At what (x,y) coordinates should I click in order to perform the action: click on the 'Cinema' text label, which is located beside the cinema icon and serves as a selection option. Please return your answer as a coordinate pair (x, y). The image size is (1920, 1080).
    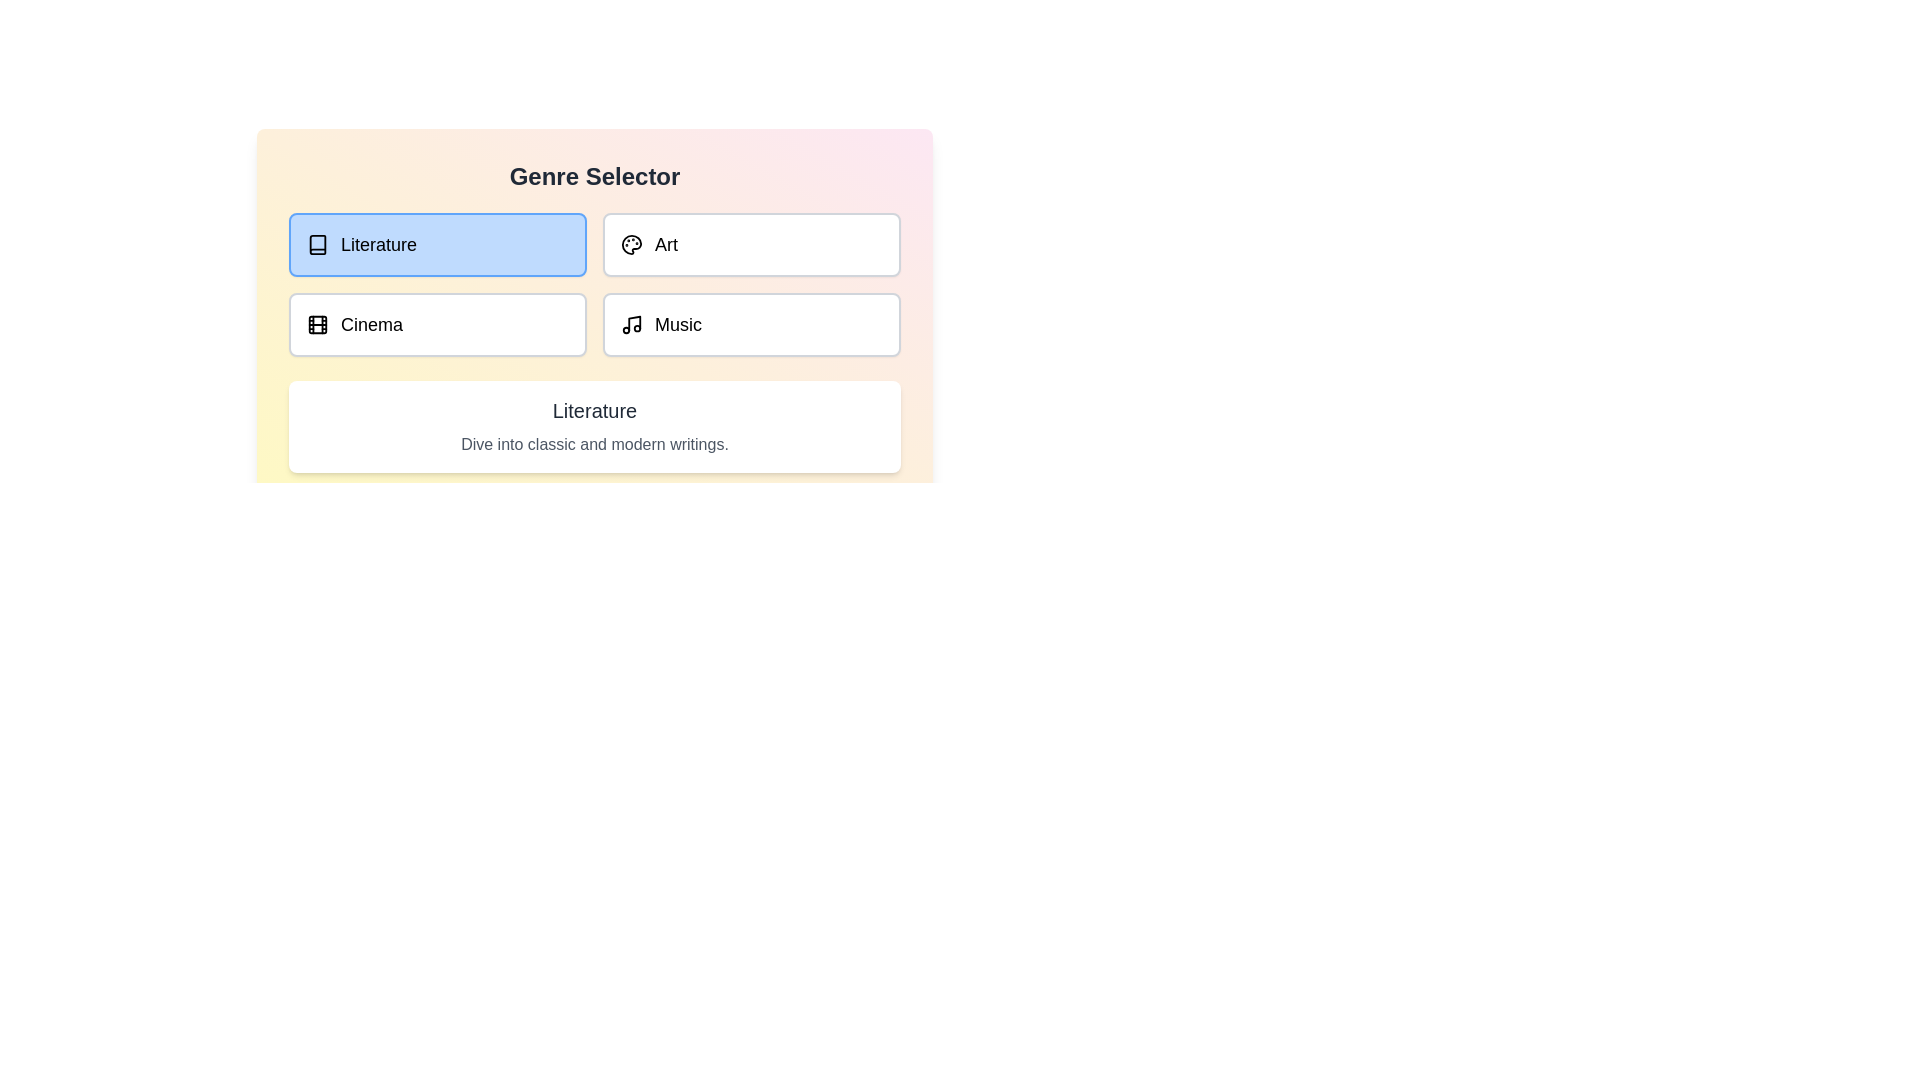
    Looking at the image, I should click on (372, 323).